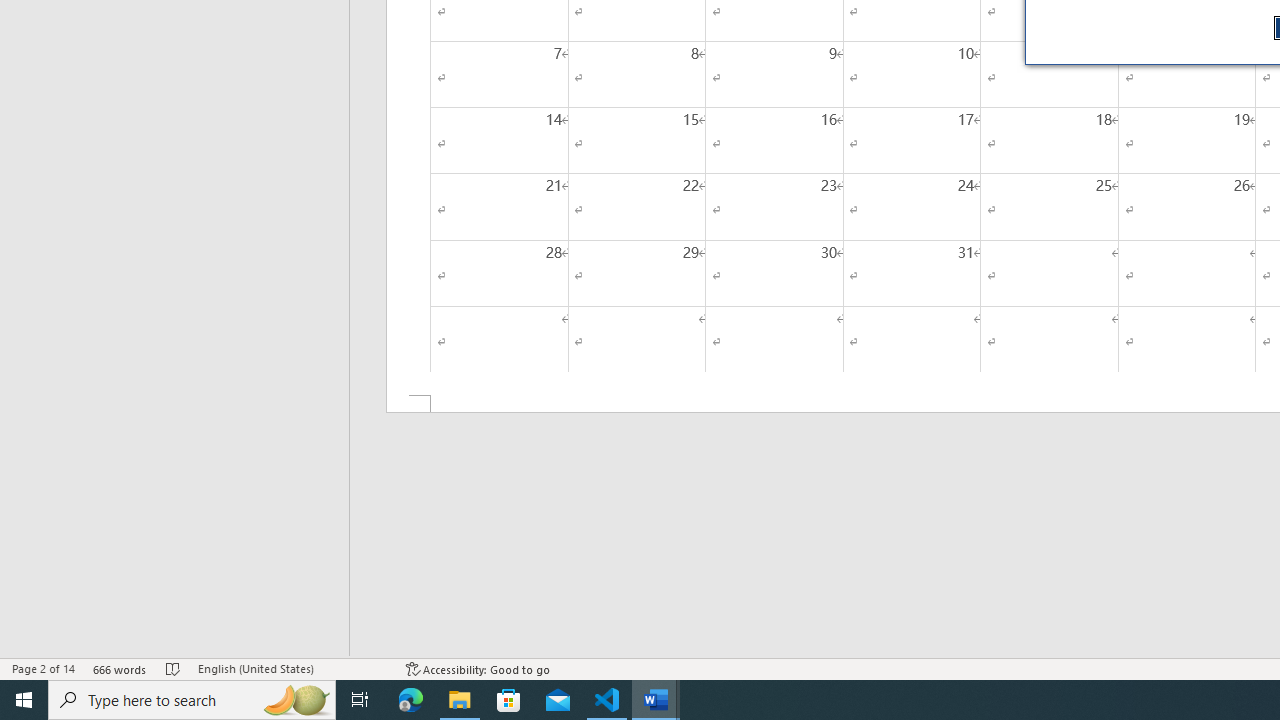 This screenshot has height=720, width=1280. I want to click on 'Task View', so click(359, 698).